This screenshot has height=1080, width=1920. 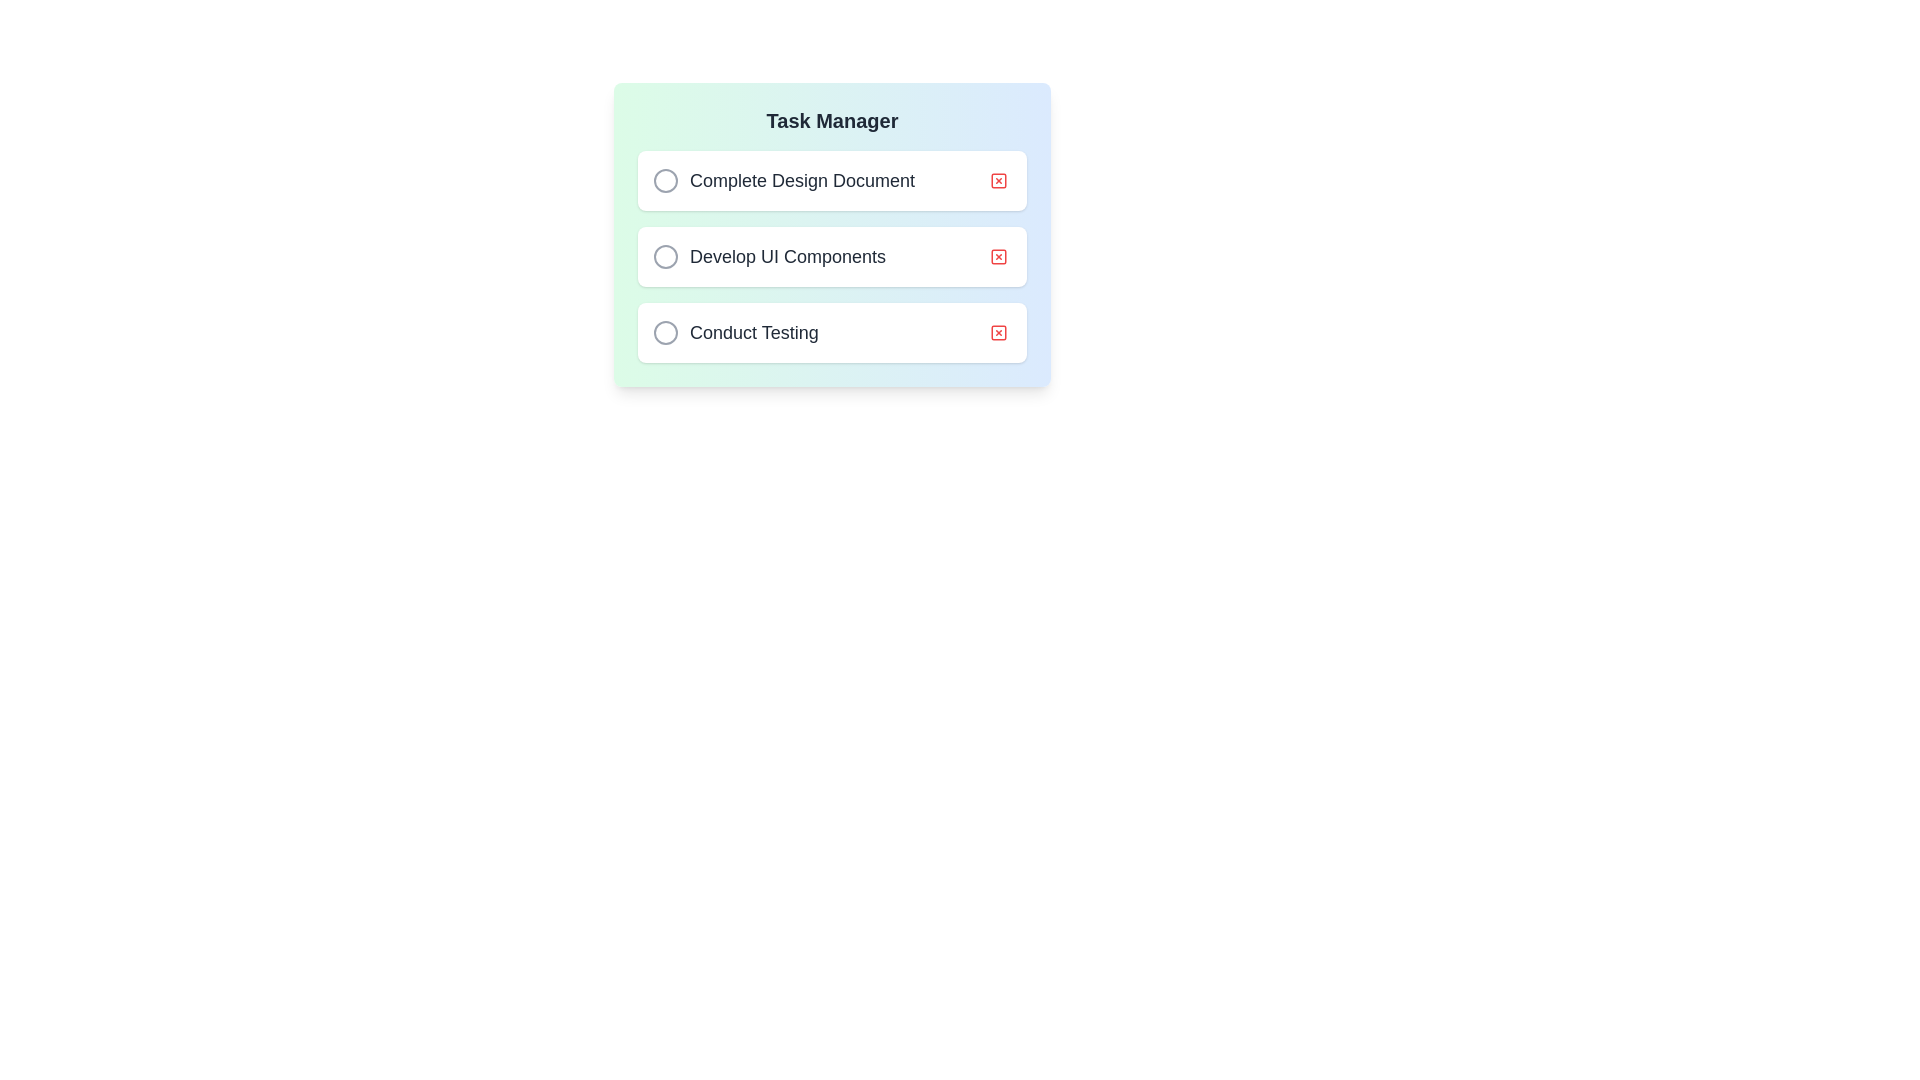 I want to click on the radio button with a light-gray border located to the left of the text 'Conduct Testing', so click(x=666, y=331).